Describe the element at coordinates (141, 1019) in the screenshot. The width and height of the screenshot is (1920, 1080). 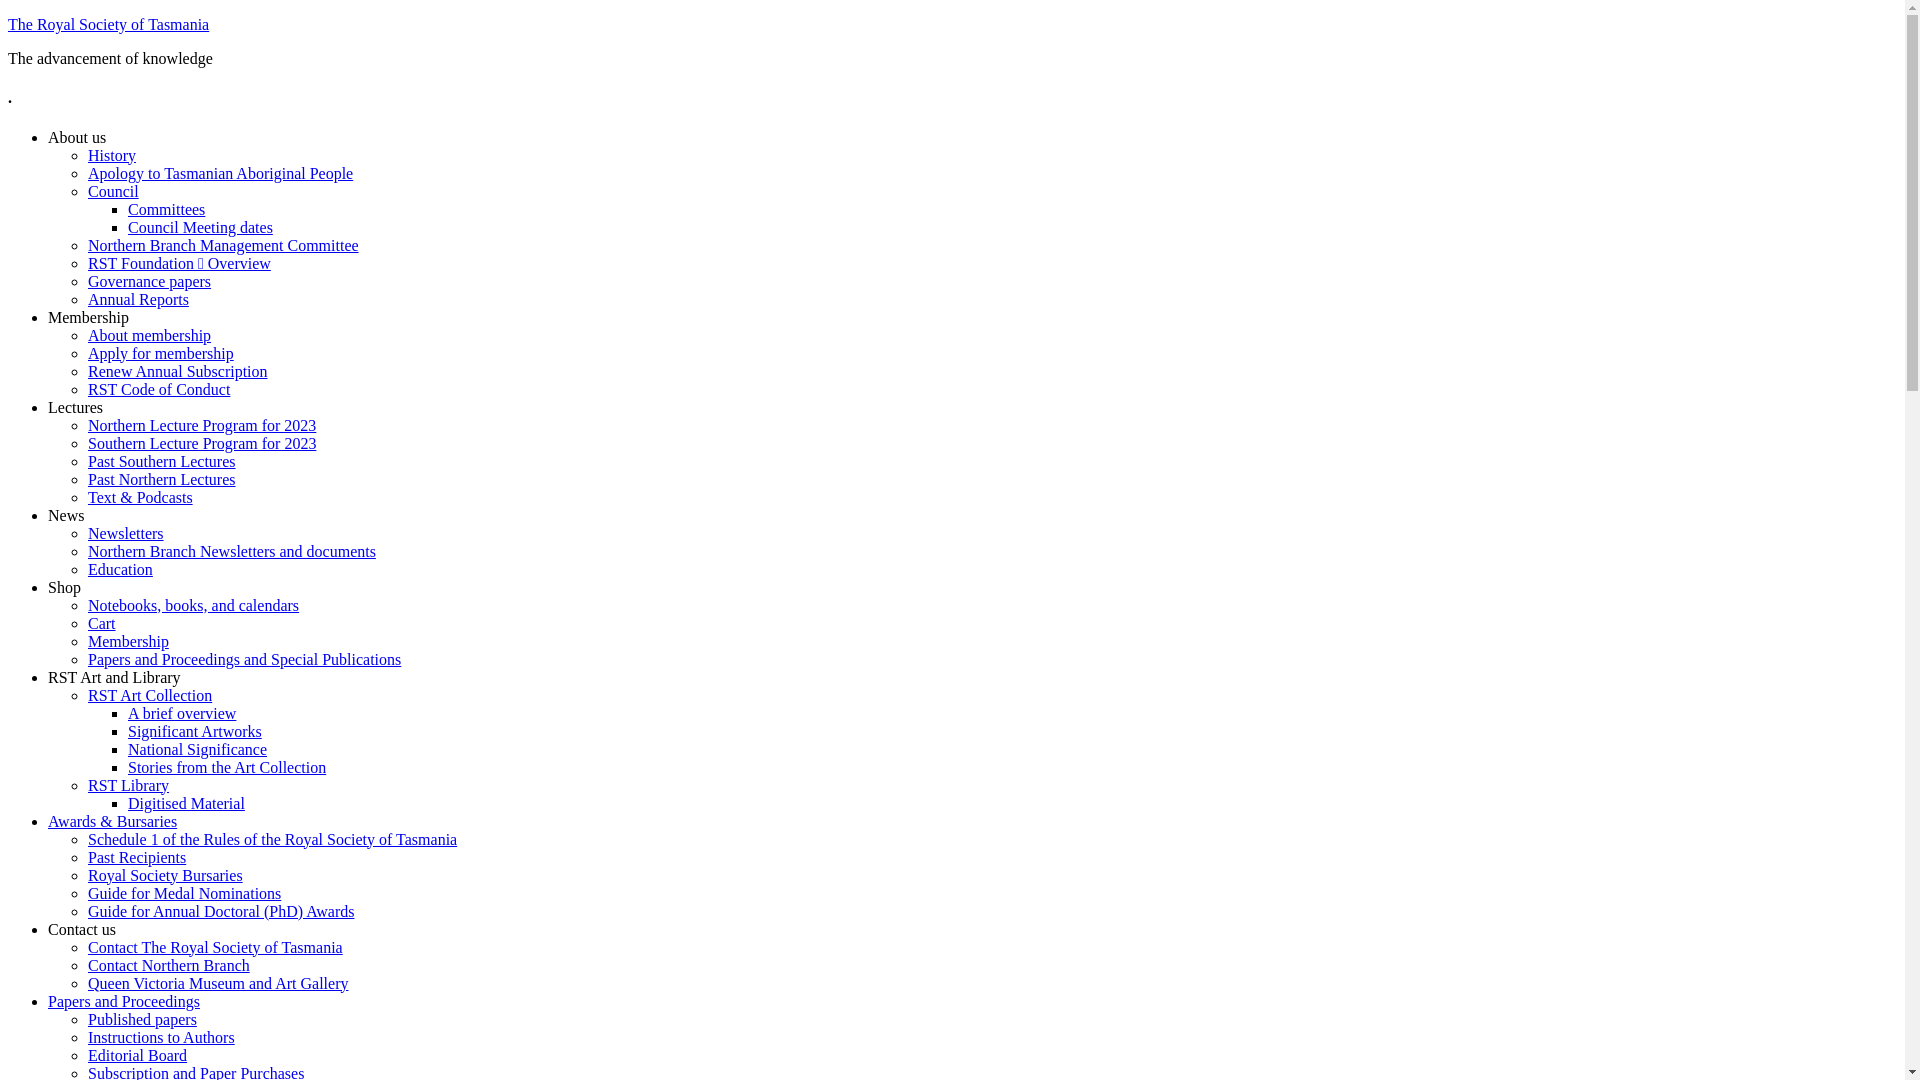
I see `'Published papers'` at that location.